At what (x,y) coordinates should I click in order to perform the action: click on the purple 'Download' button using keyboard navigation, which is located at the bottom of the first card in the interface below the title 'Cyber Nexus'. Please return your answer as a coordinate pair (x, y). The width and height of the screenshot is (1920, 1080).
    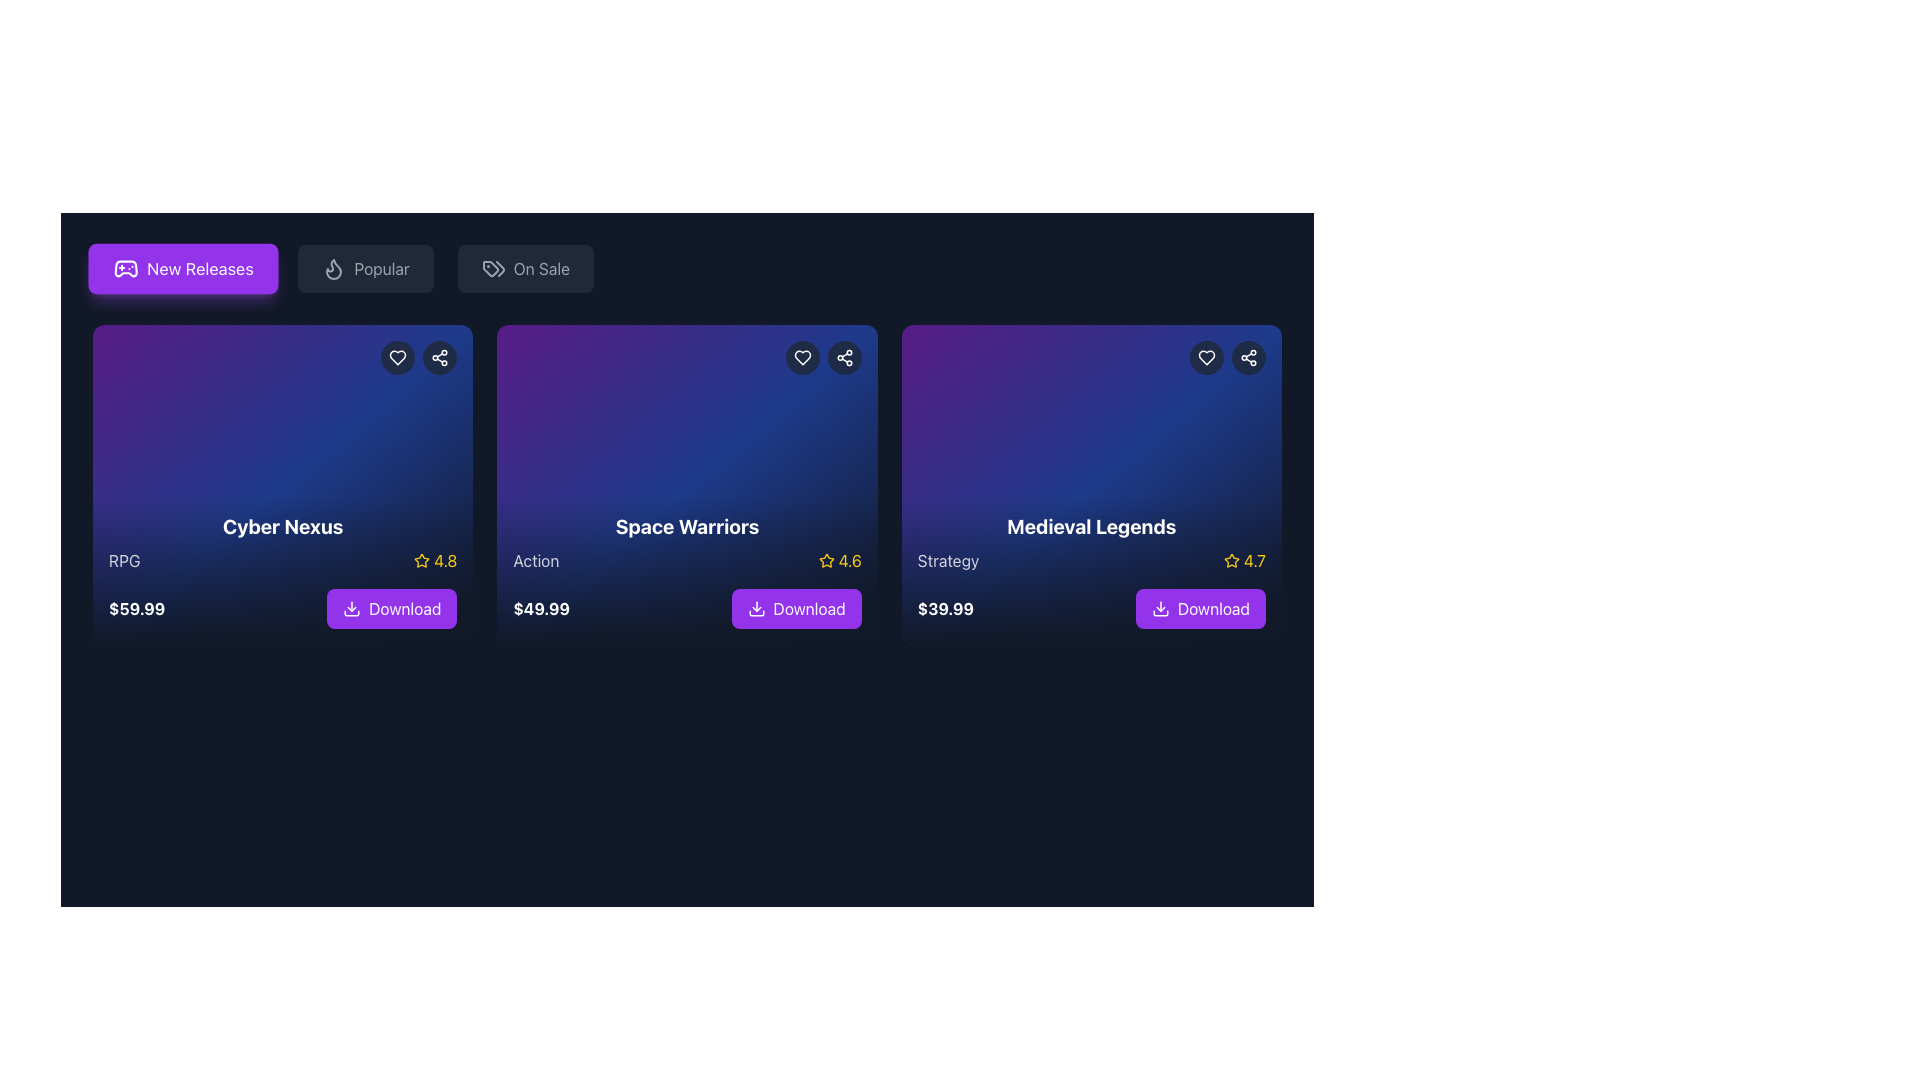
    Looking at the image, I should click on (404, 608).